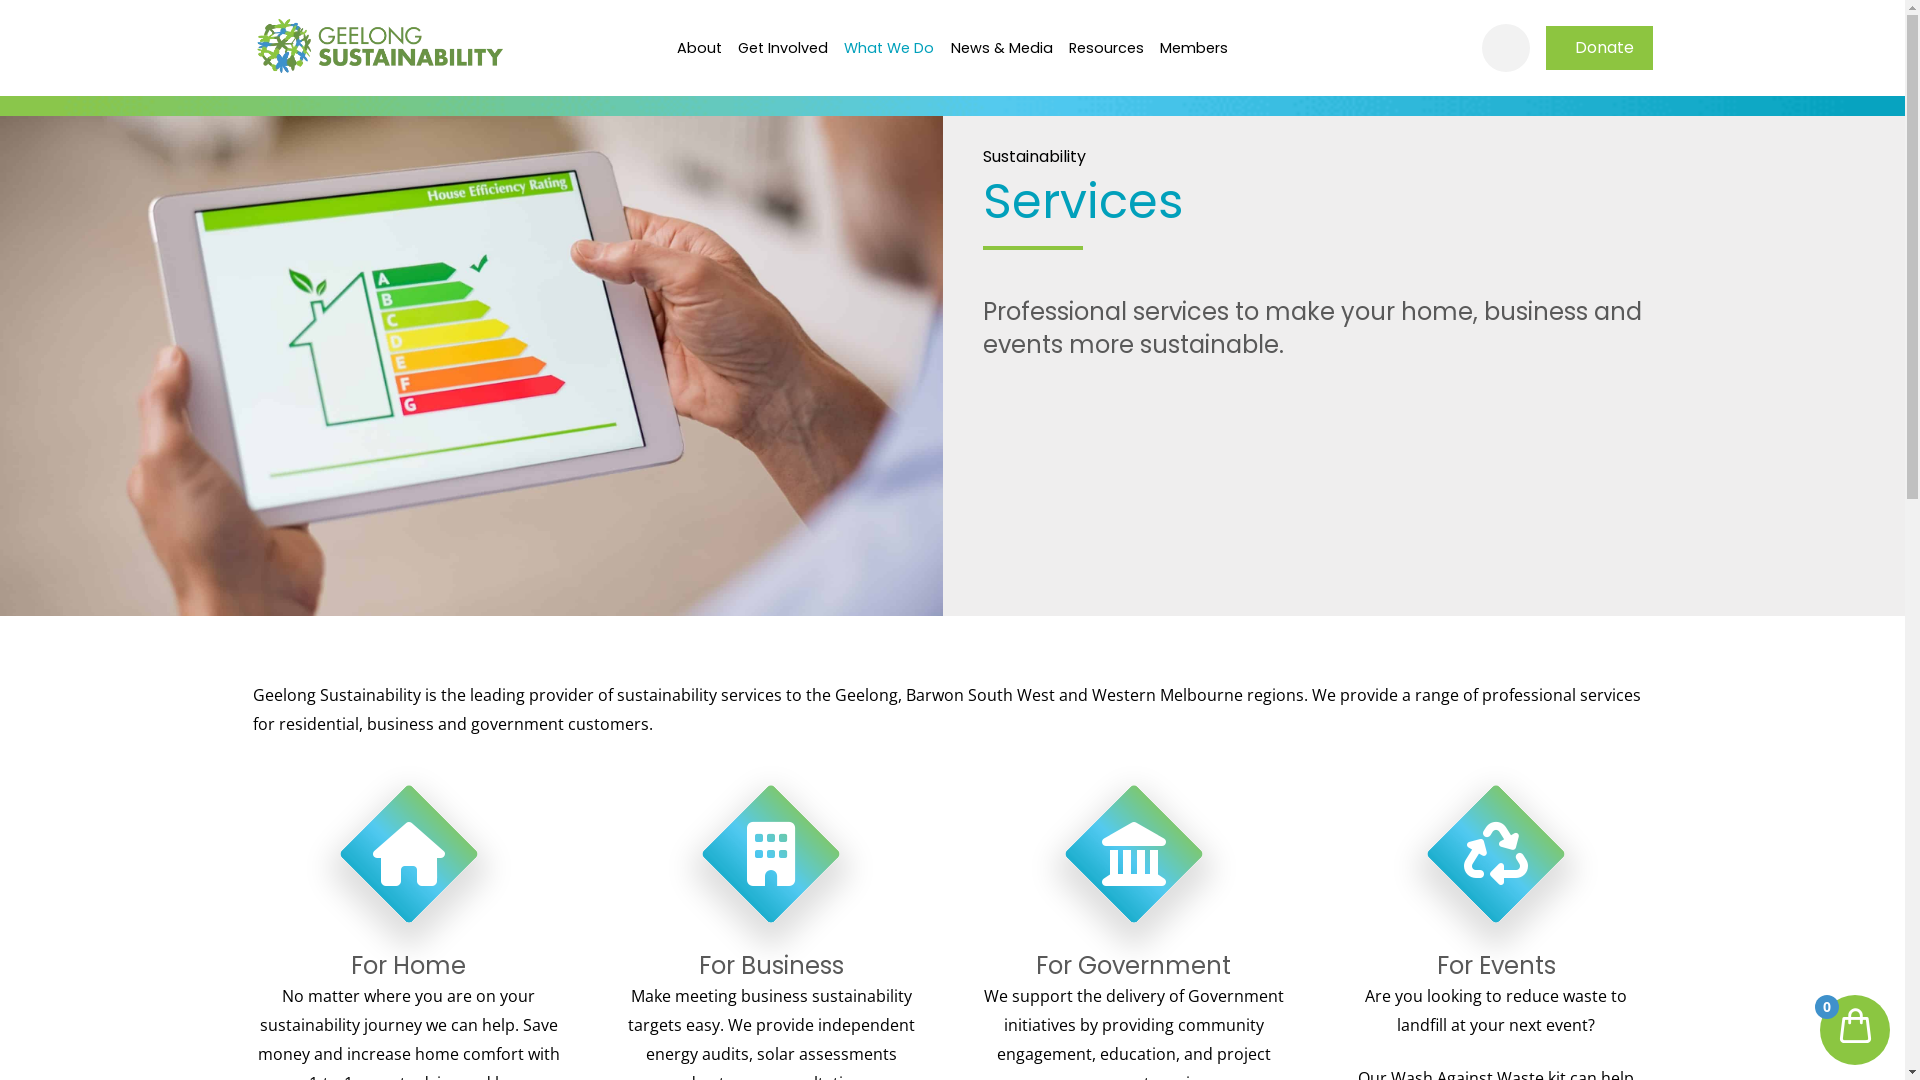 The height and width of the screenshot is (1080, 1920). I want to click on 'Resources', so click(1105, 46).